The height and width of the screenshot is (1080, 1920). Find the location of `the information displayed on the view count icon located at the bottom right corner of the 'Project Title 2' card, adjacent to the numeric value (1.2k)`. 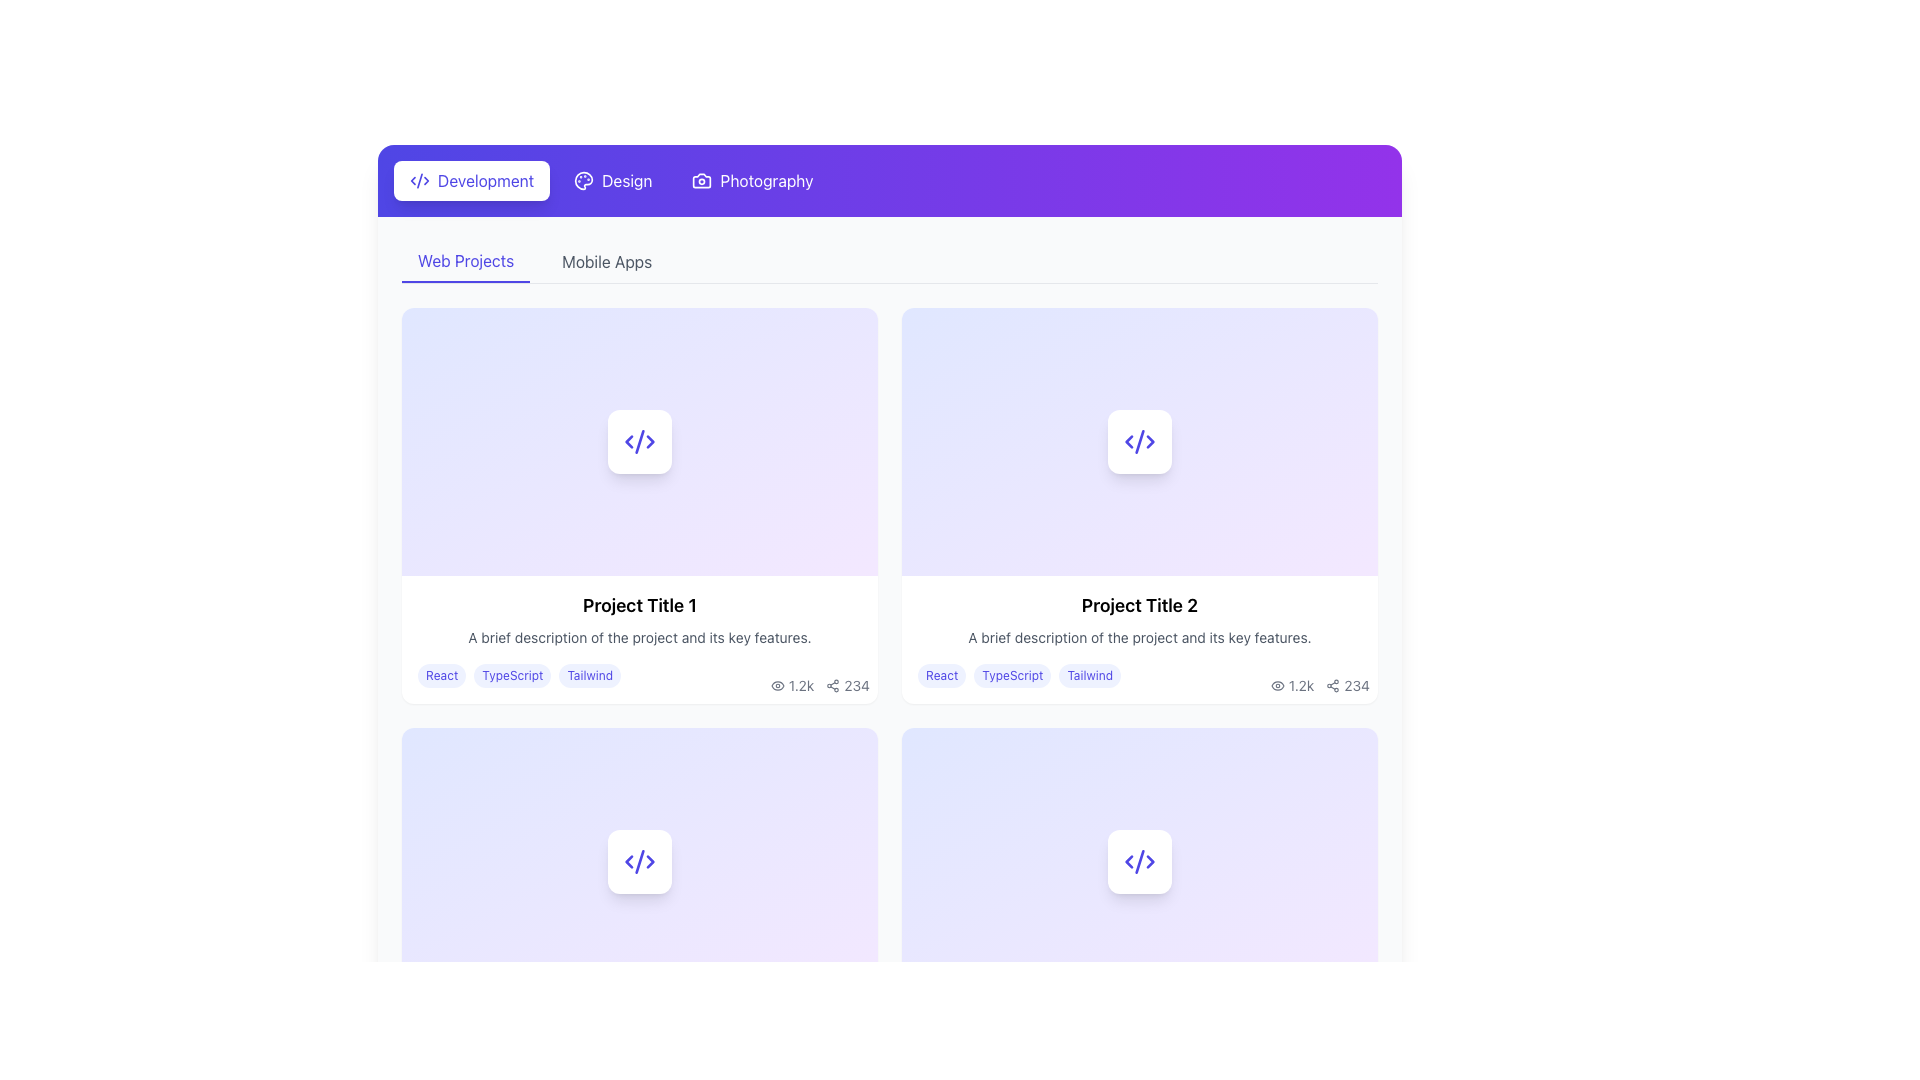

the information displayed on the view count icon located at the bottom right corner of the 'Project Title 2' card, adjacent to the numeric value (1.2k) is located at coordinates (1276, 684).